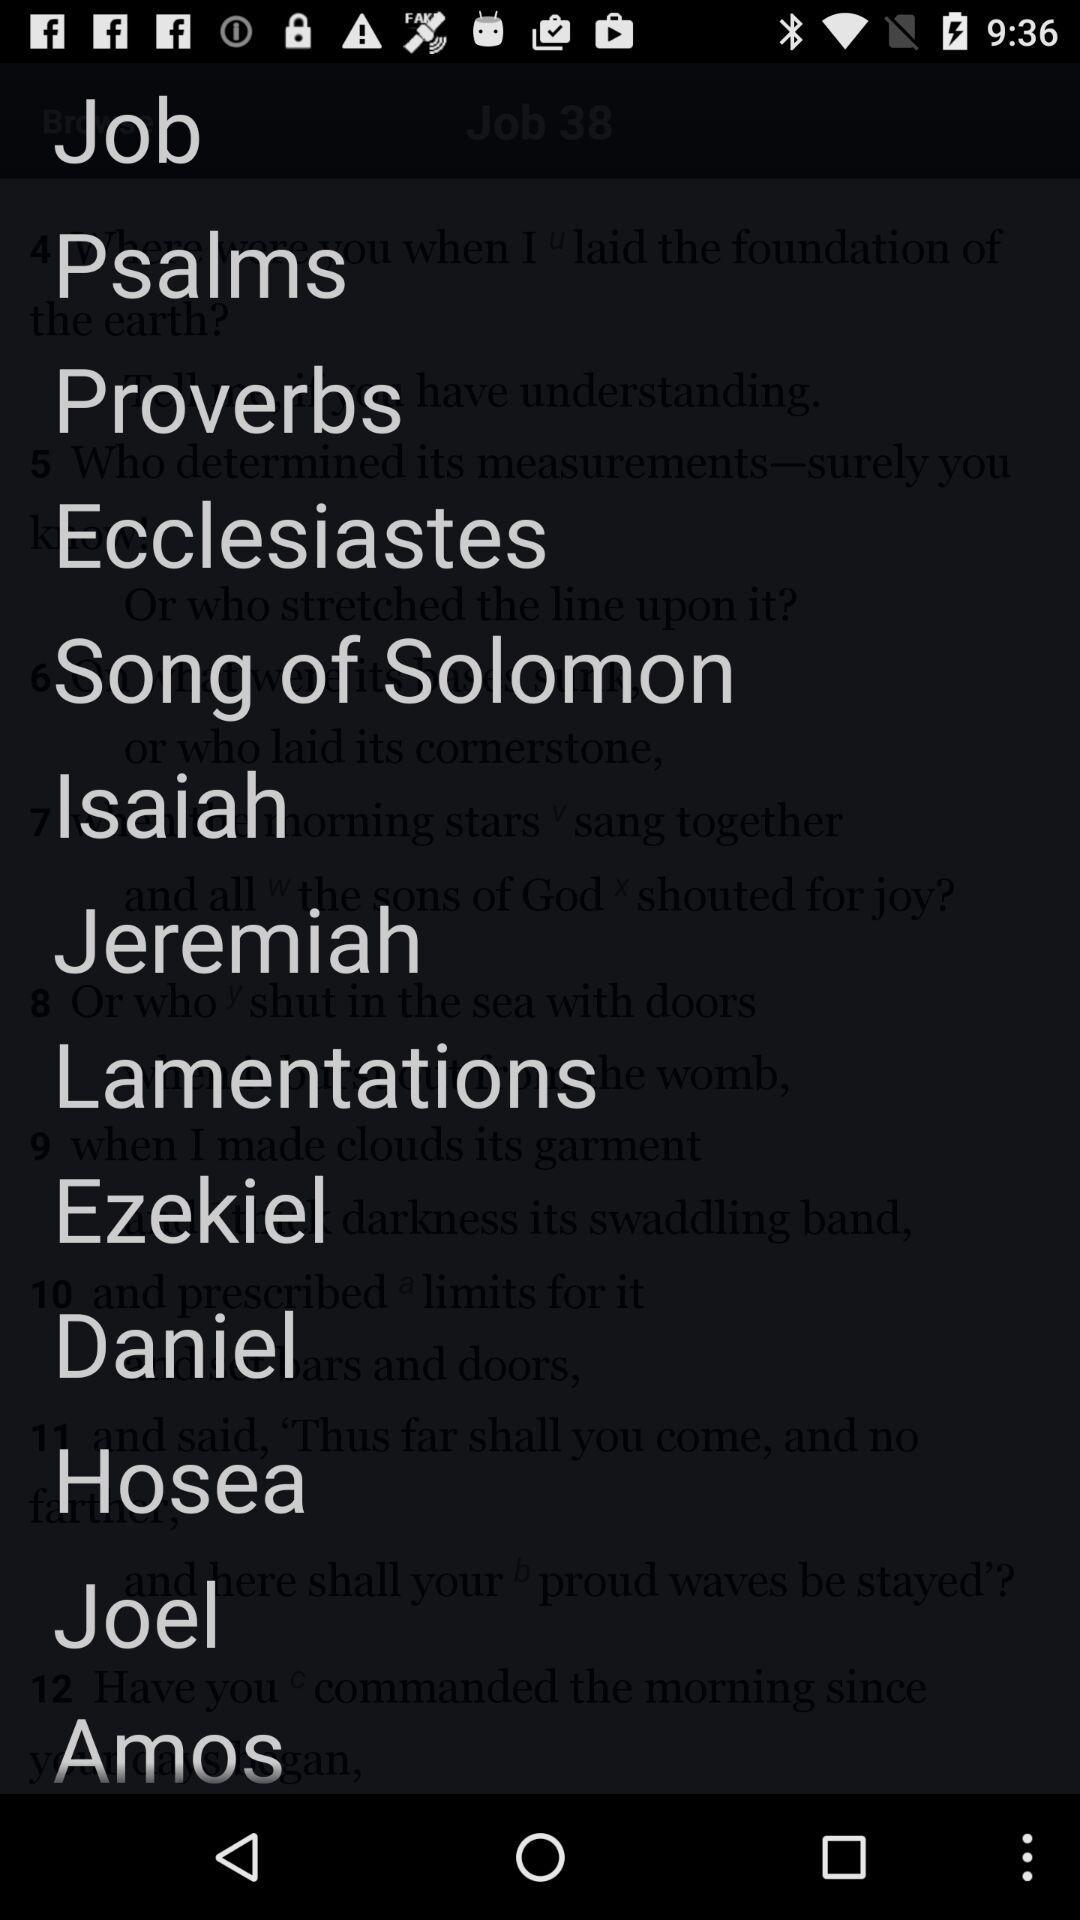 This screenshot has width=1080, height=1920. I want to click on ezekiel item, so click(164, 1206).